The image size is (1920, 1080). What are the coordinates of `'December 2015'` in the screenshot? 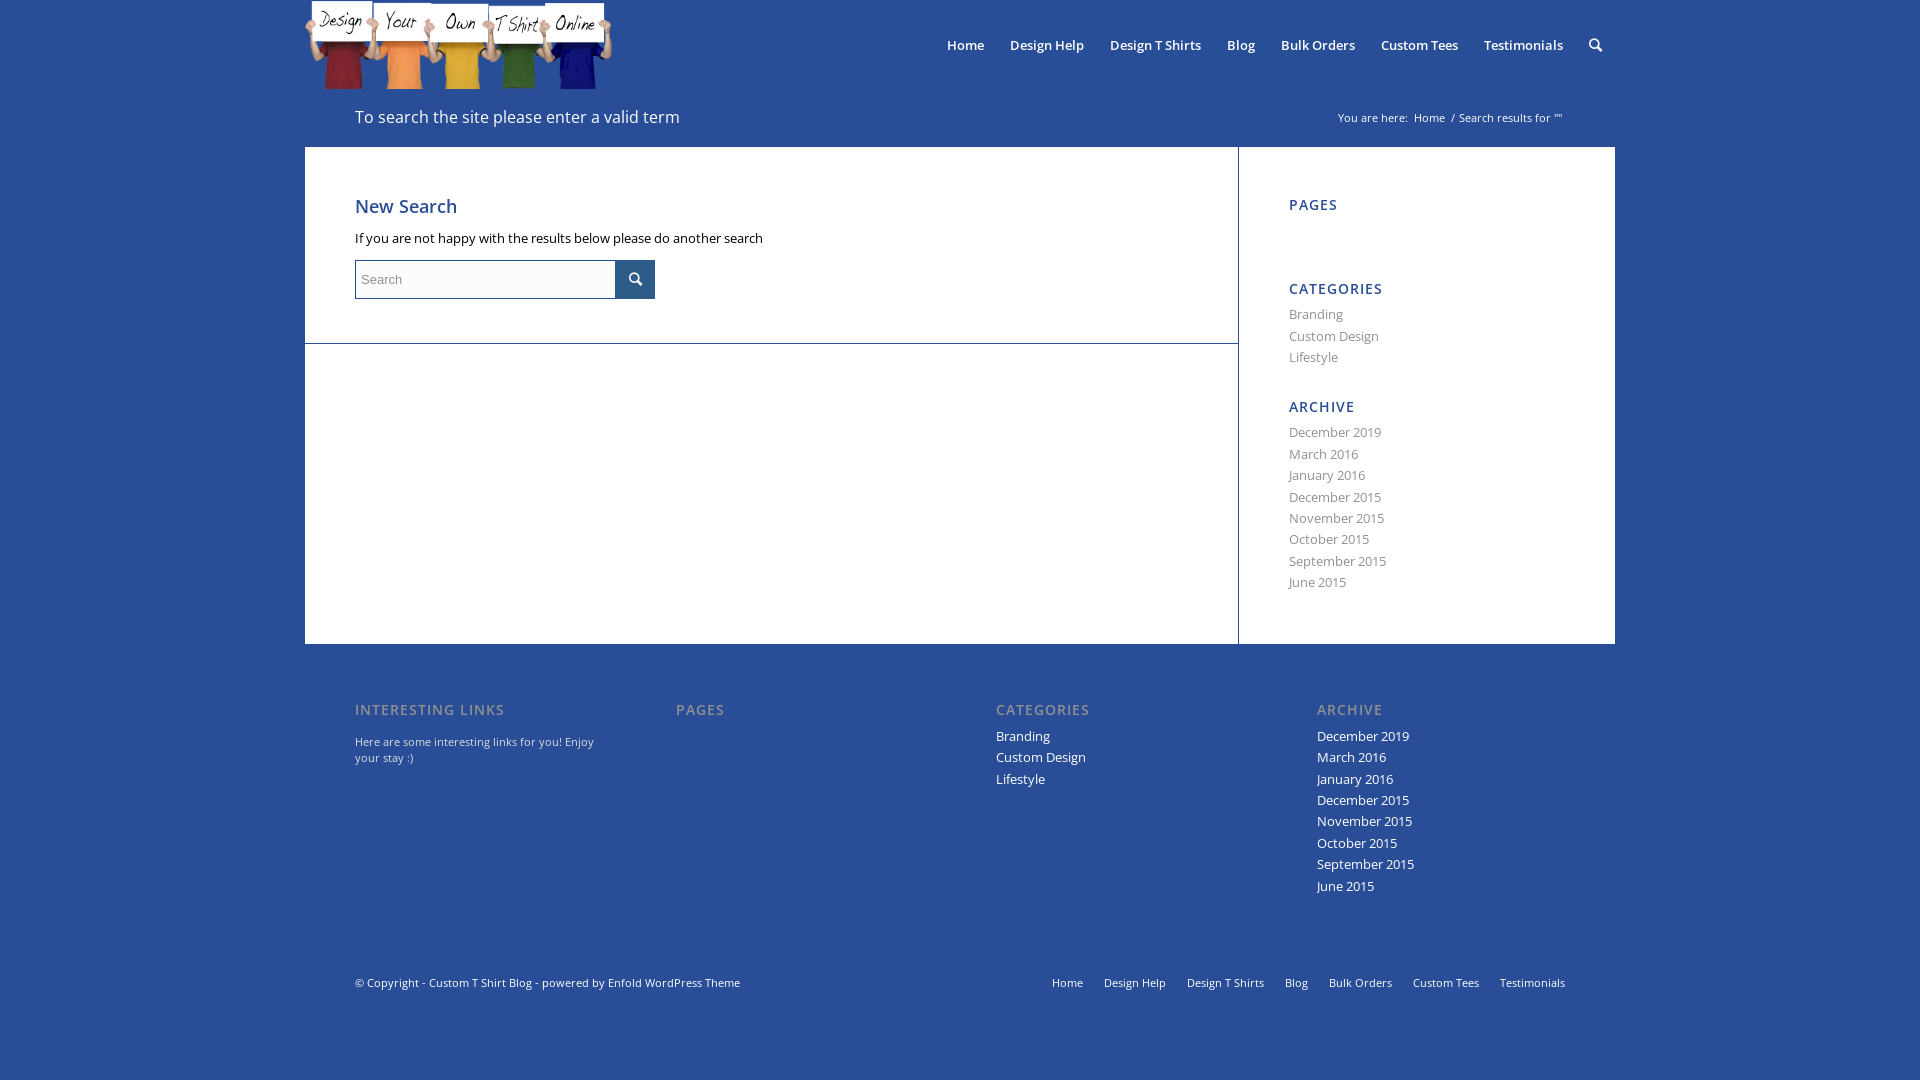 It's located at (1362, 798).